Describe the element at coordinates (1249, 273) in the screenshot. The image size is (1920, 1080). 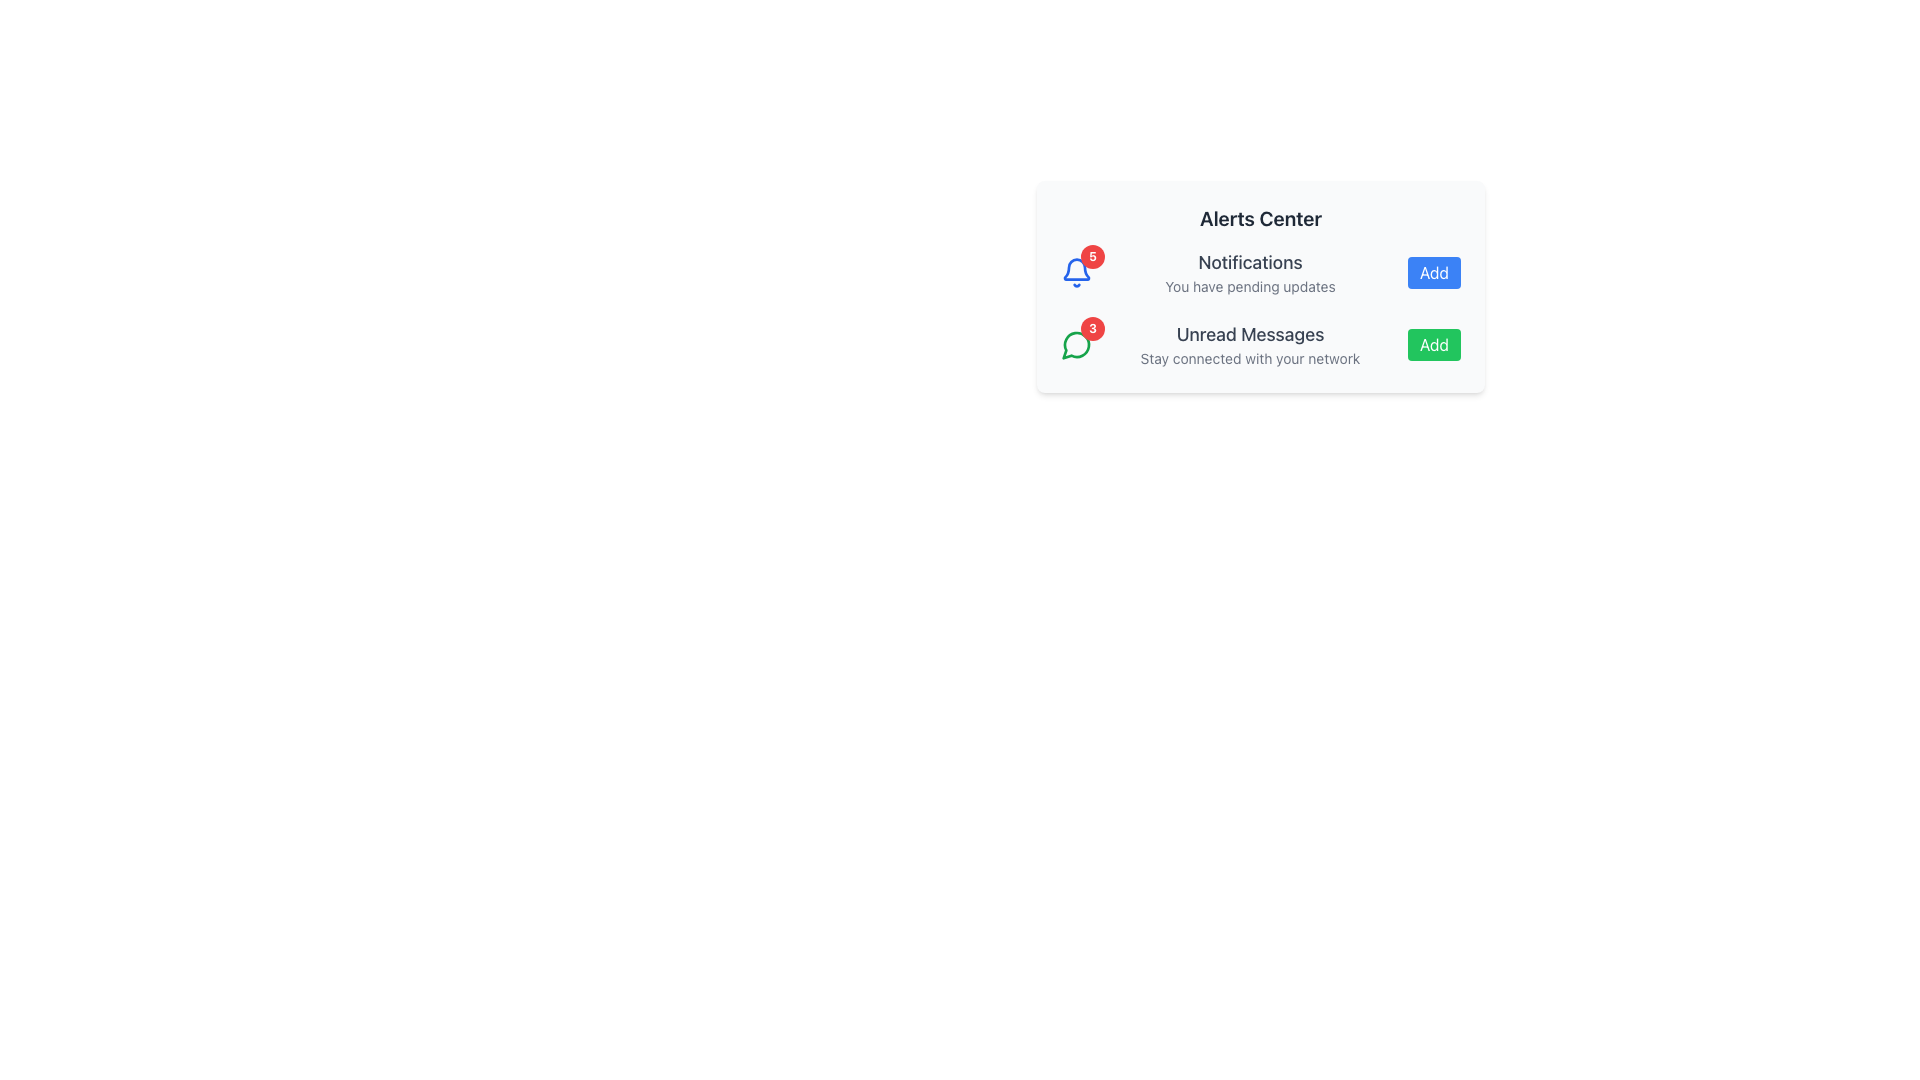
I see `the informational text display labeled 'Notifications' that indicates 'You have pending updates', located in the 'Alerts Center' section, positioned between the notification bell icon and the 'Add' button` at that location.